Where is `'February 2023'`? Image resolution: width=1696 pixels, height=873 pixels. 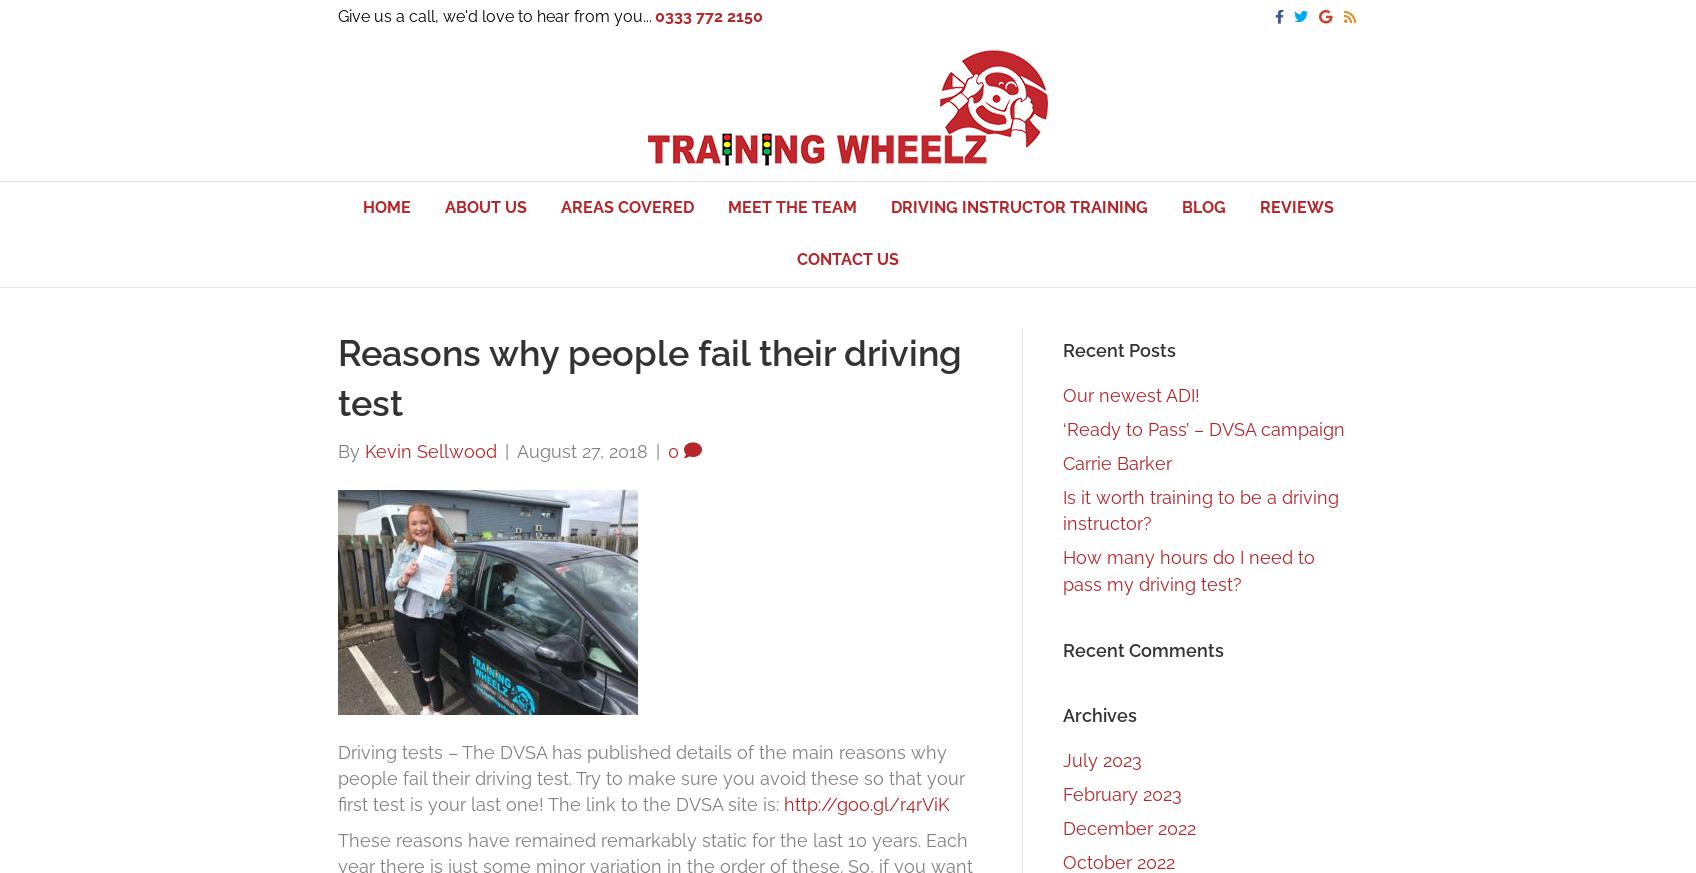 'February 2023' is located at coordinates (1121, 794).